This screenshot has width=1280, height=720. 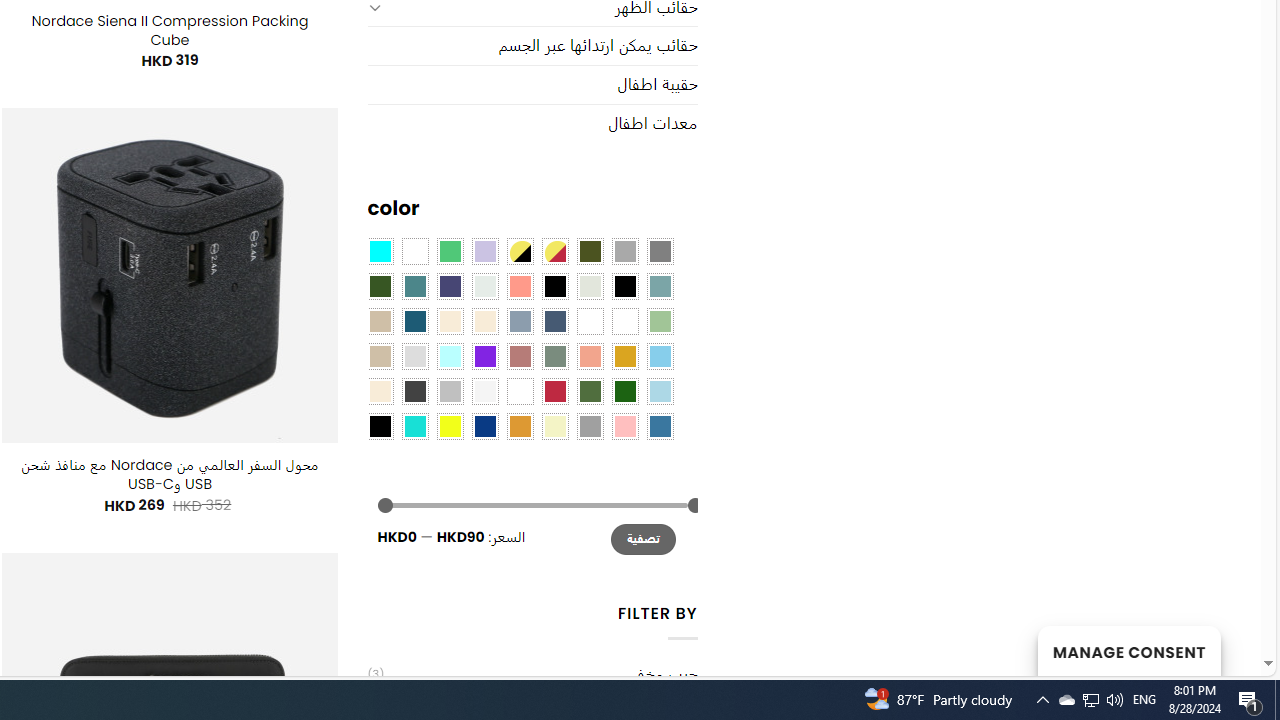 I want to click on 'Hale Navy', so click(x=554, y=320).